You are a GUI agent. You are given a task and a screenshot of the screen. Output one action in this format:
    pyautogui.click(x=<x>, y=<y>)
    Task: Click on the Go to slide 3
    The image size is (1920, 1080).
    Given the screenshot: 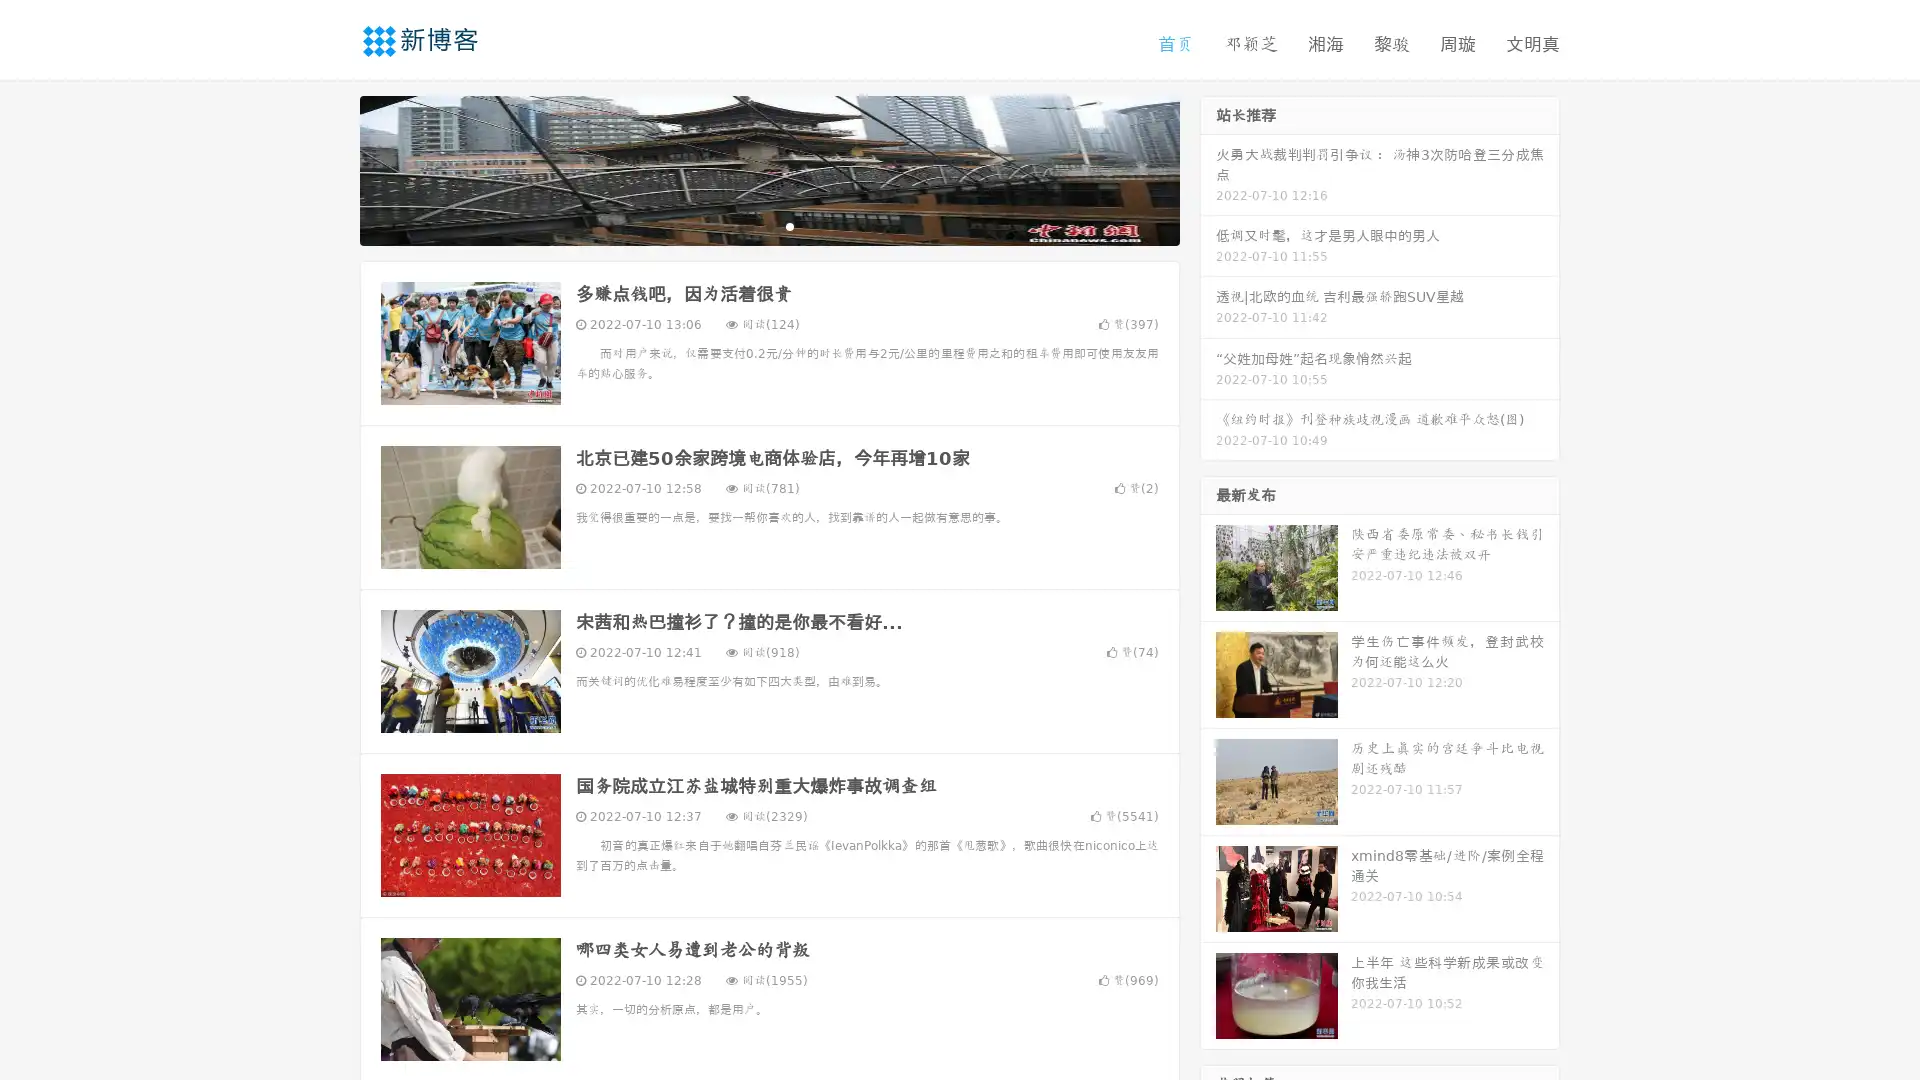 What is the action you would take?
    pyautogui.click(x=789, y=225)
    